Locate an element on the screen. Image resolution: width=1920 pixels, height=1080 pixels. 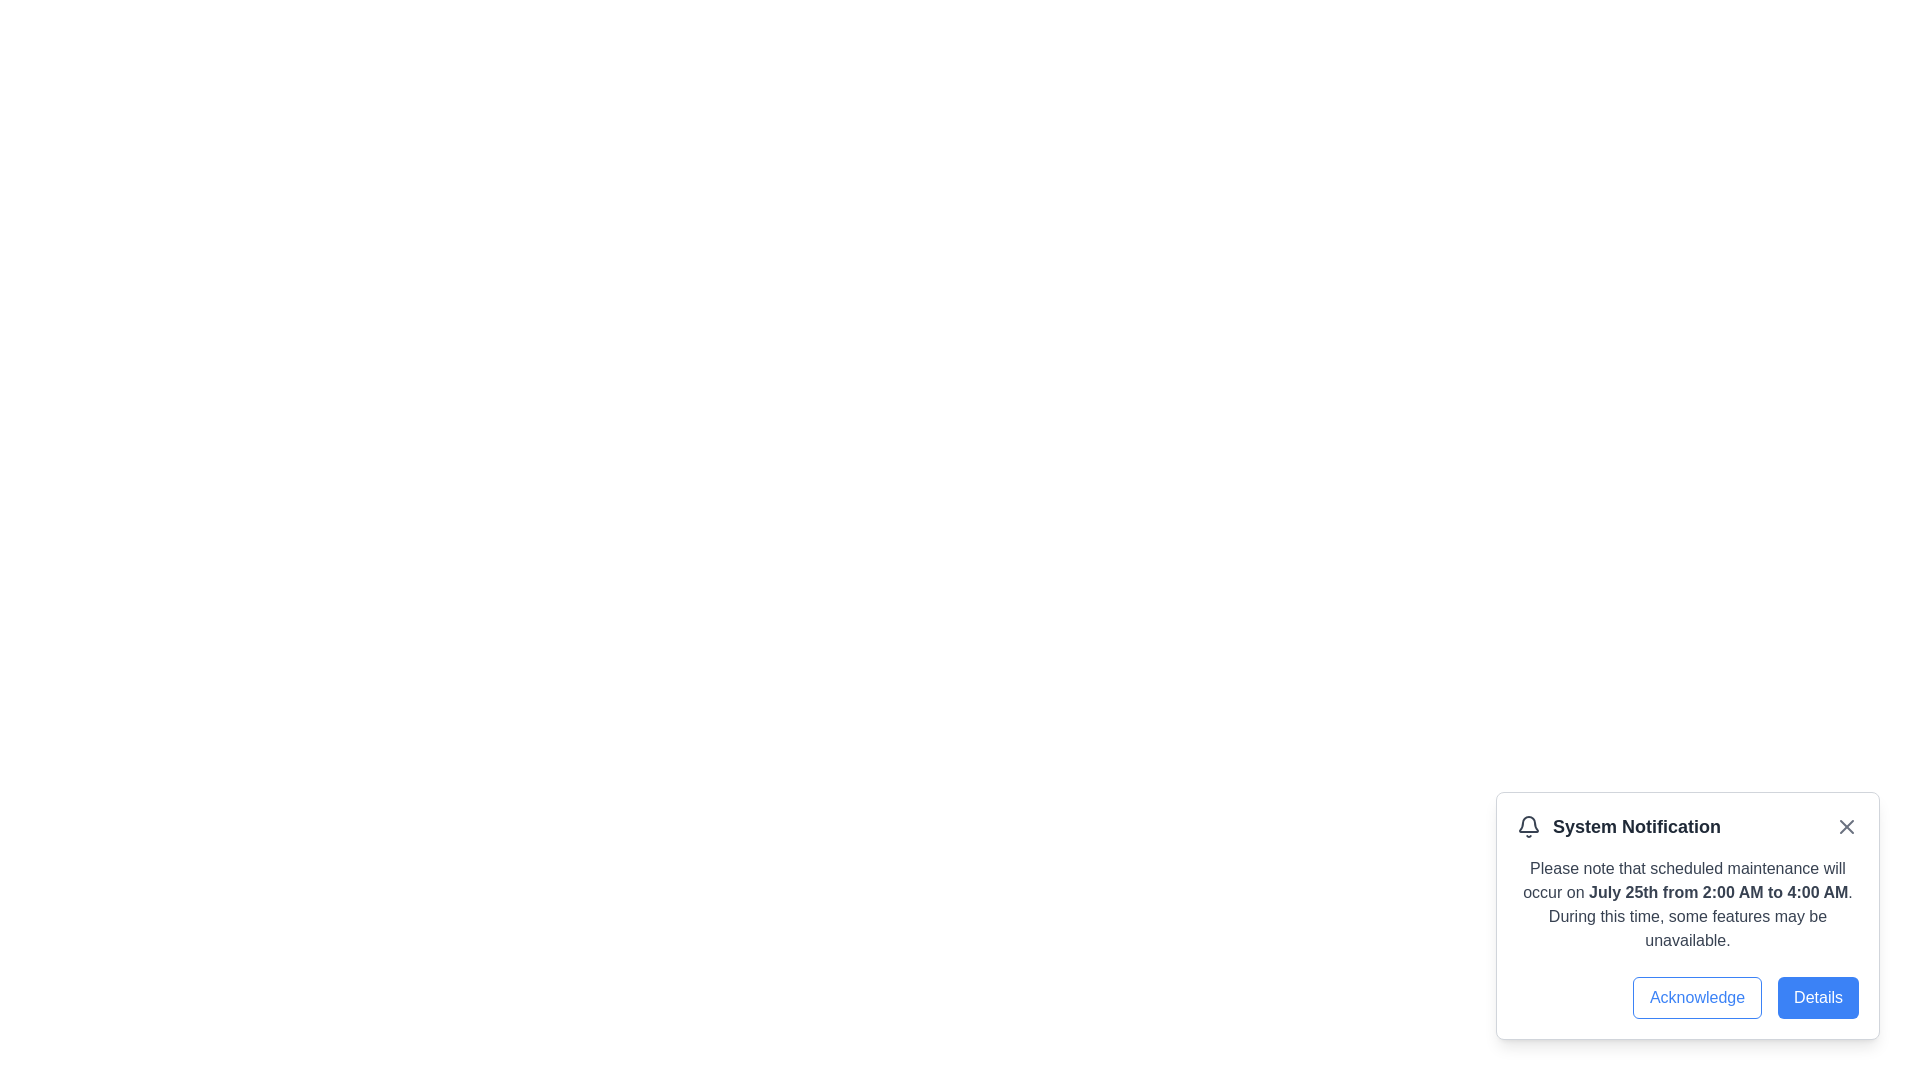
the Close button, which is a small 'X' shape located in the bottom-right corner of the notification modal is located at coordinates (1846, 826).